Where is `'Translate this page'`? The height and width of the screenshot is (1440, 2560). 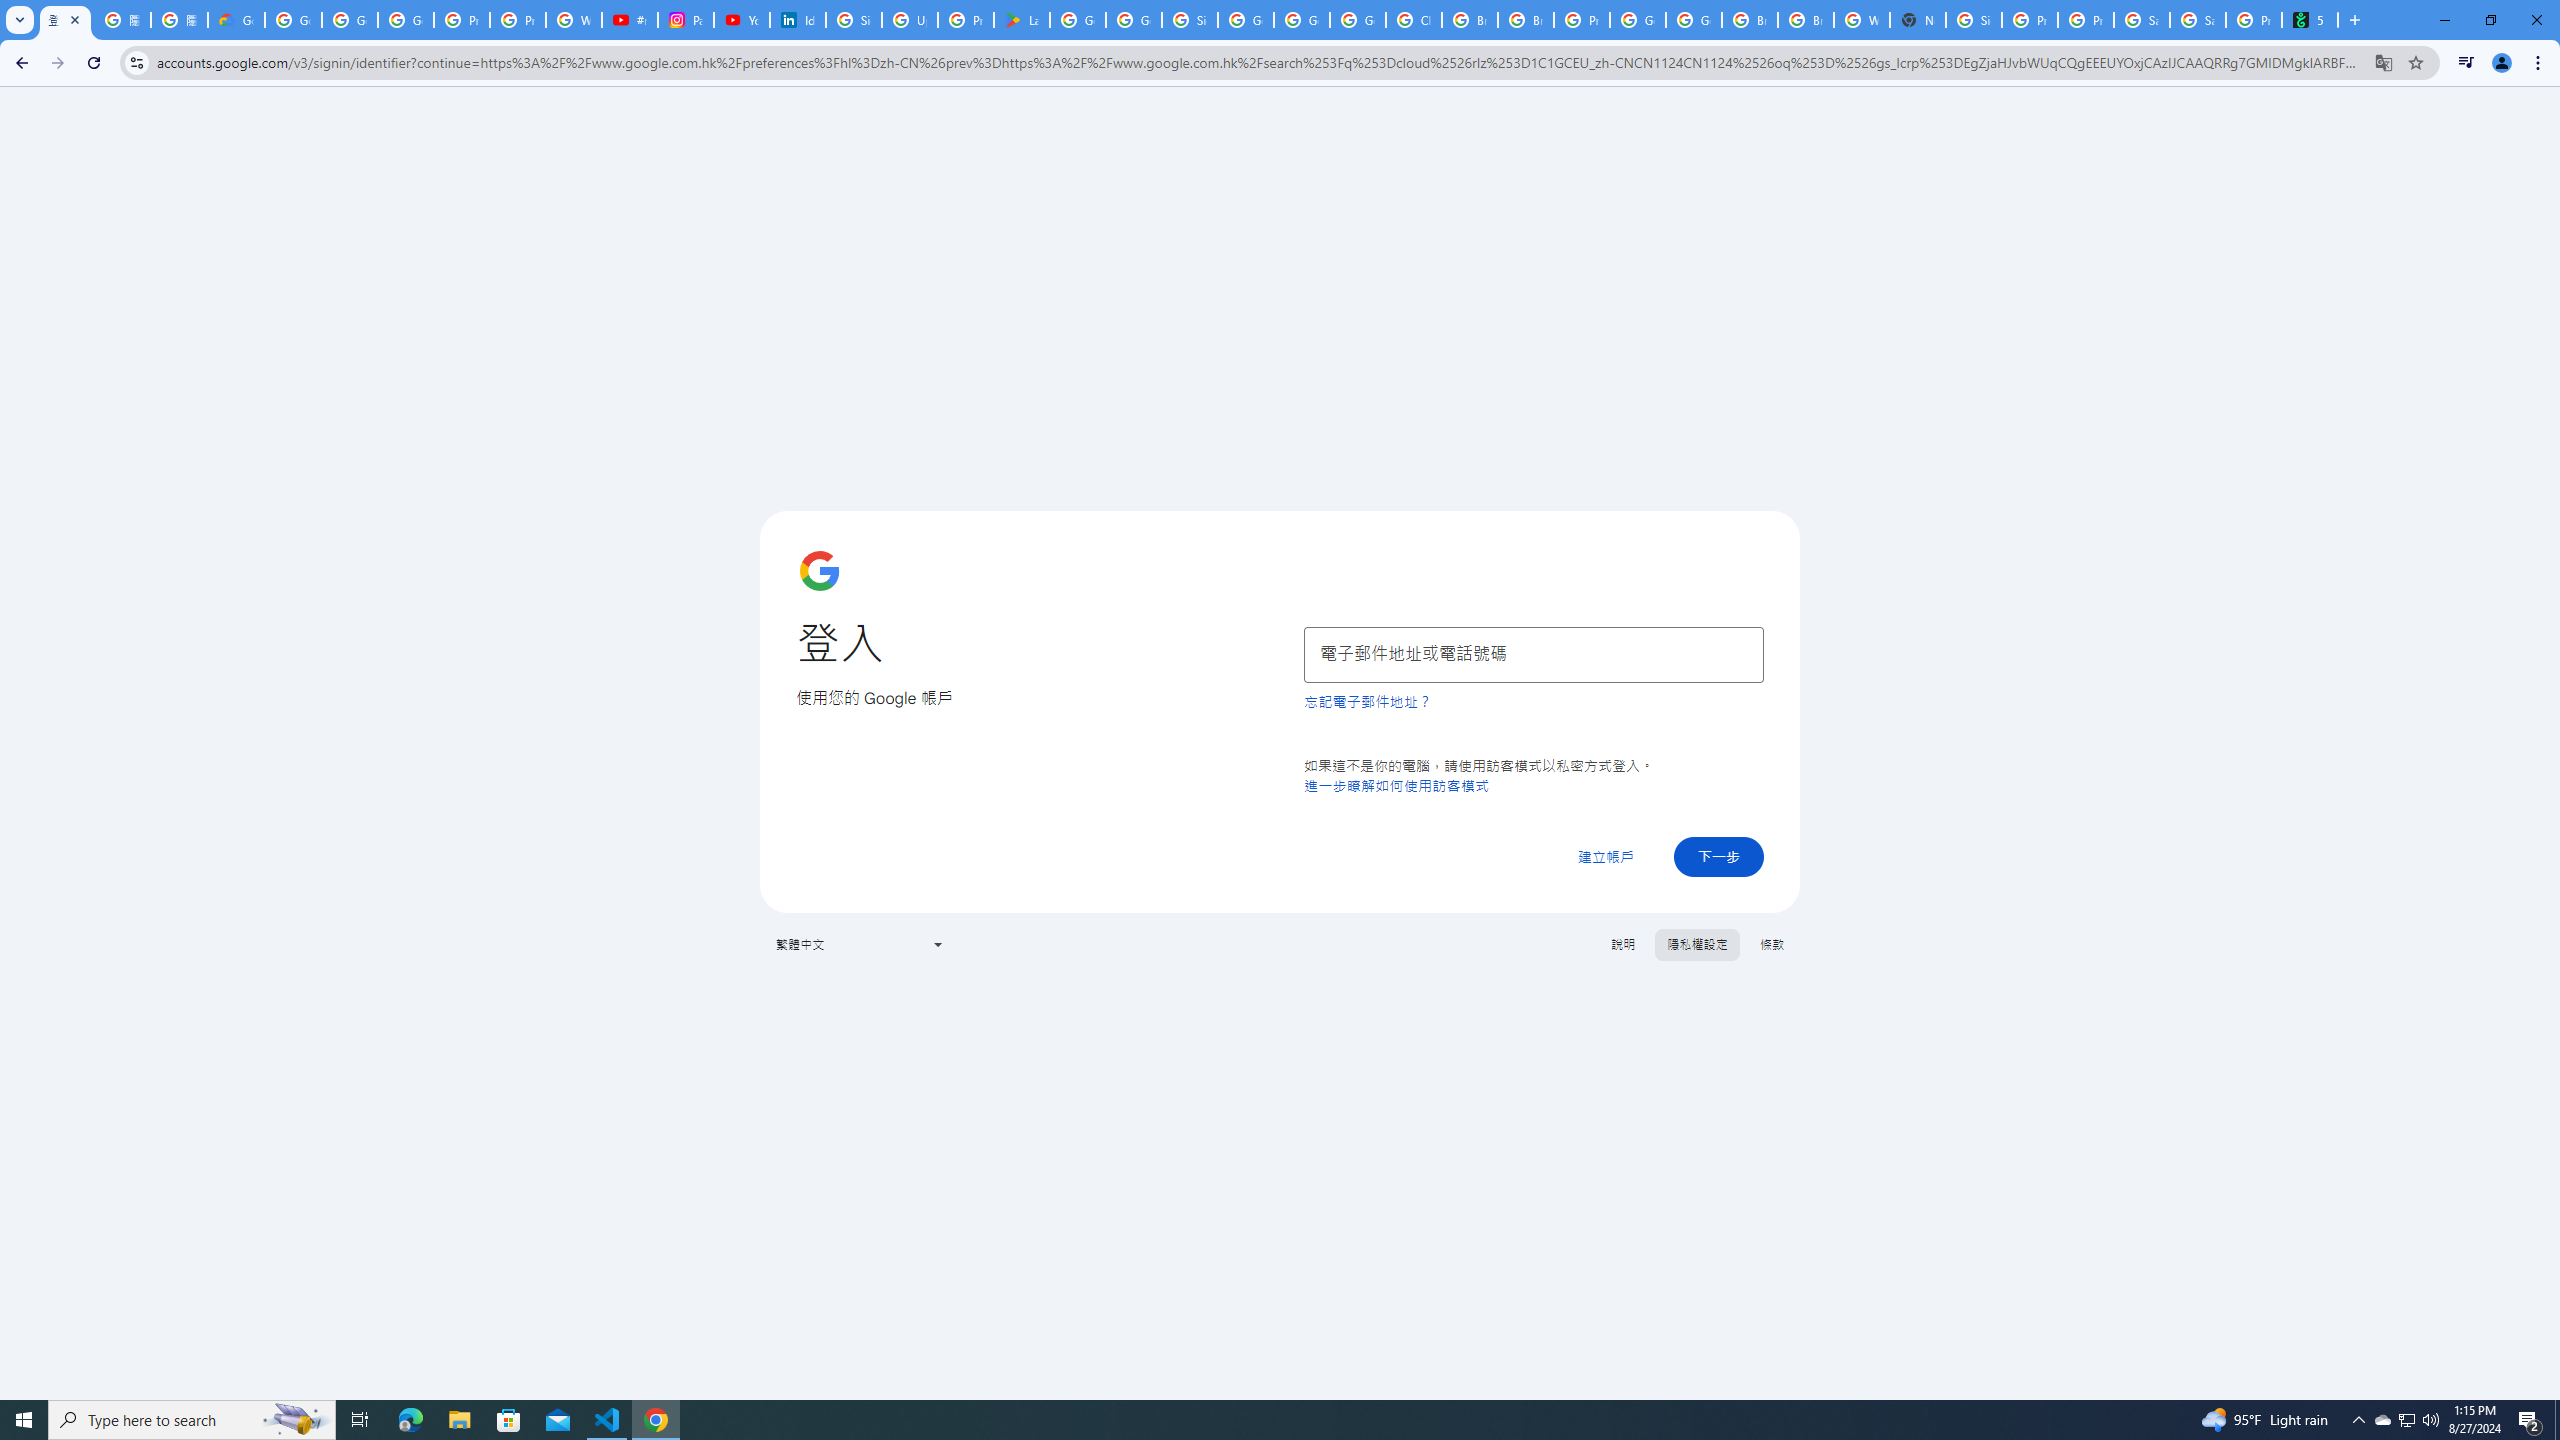
'Translate this page' is located at coordinates (2384, 61).